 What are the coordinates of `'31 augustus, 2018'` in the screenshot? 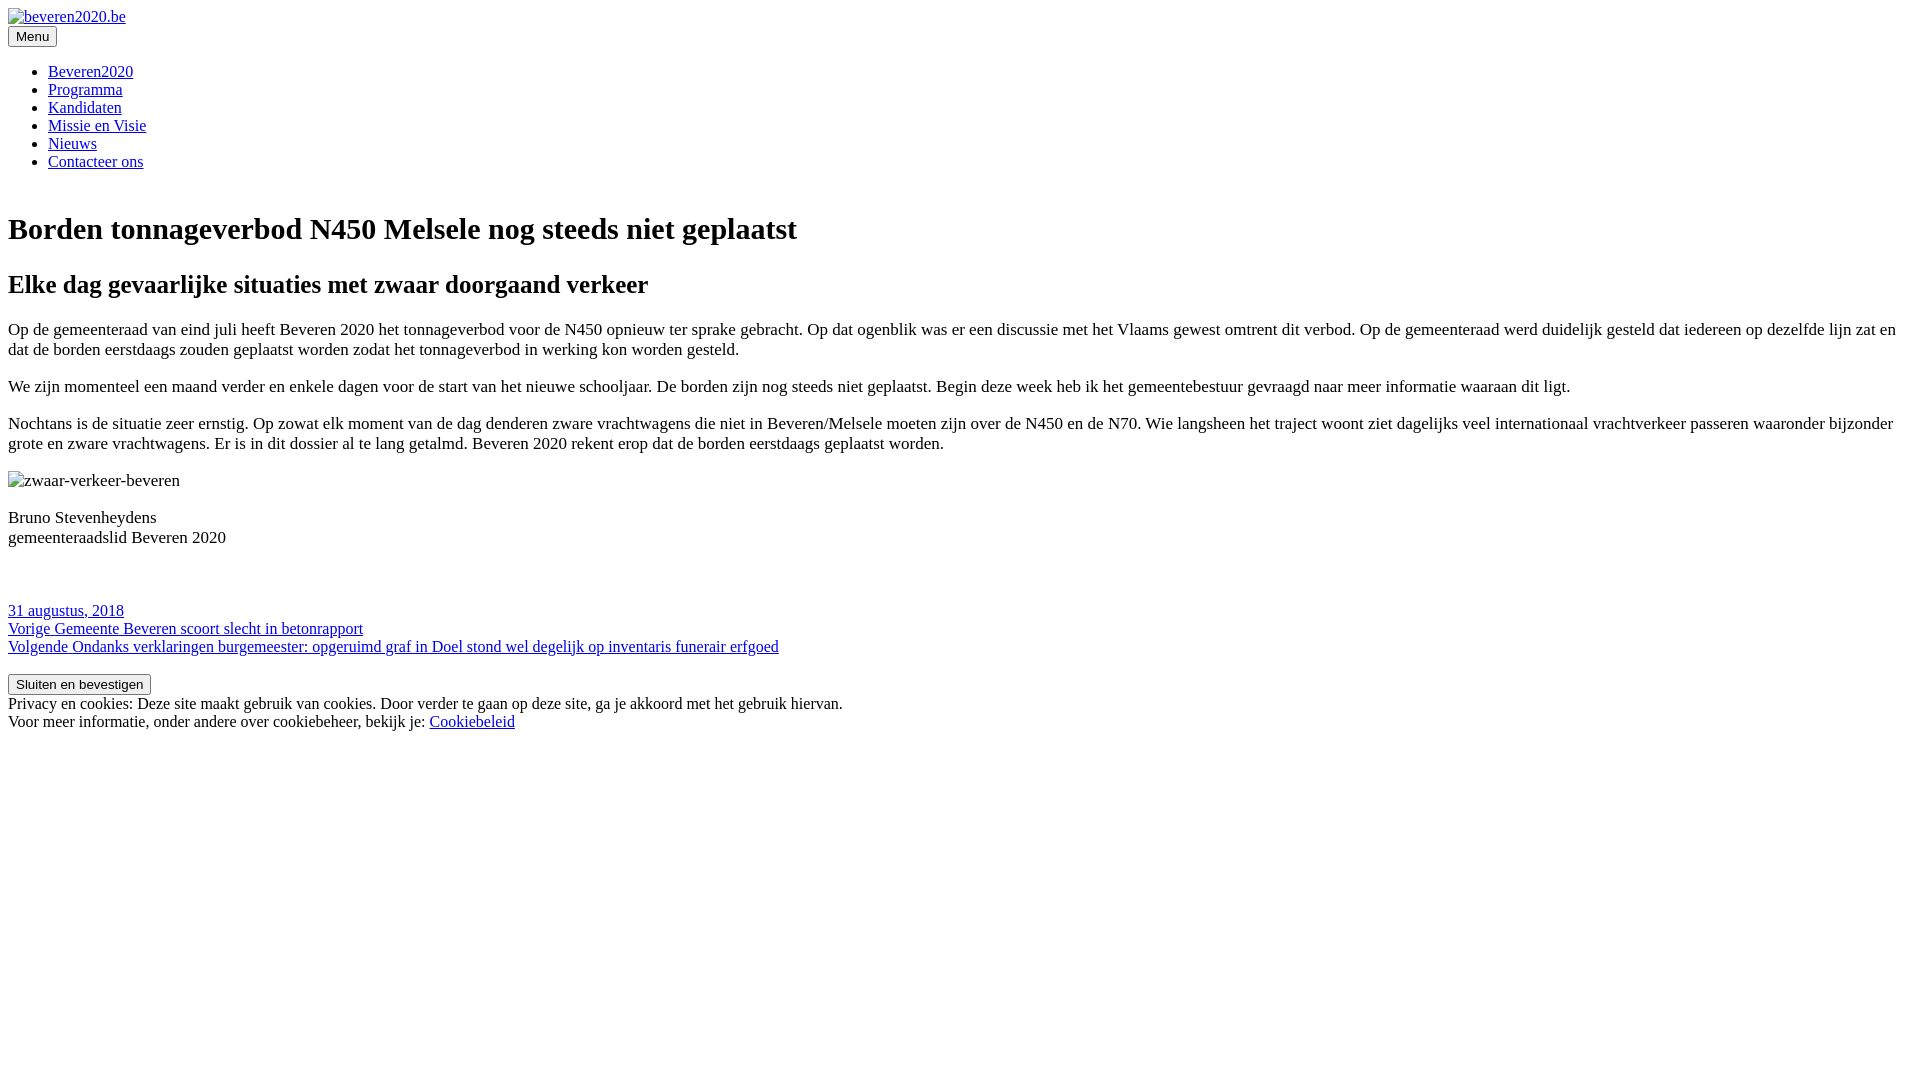 It's located at (66, 609).